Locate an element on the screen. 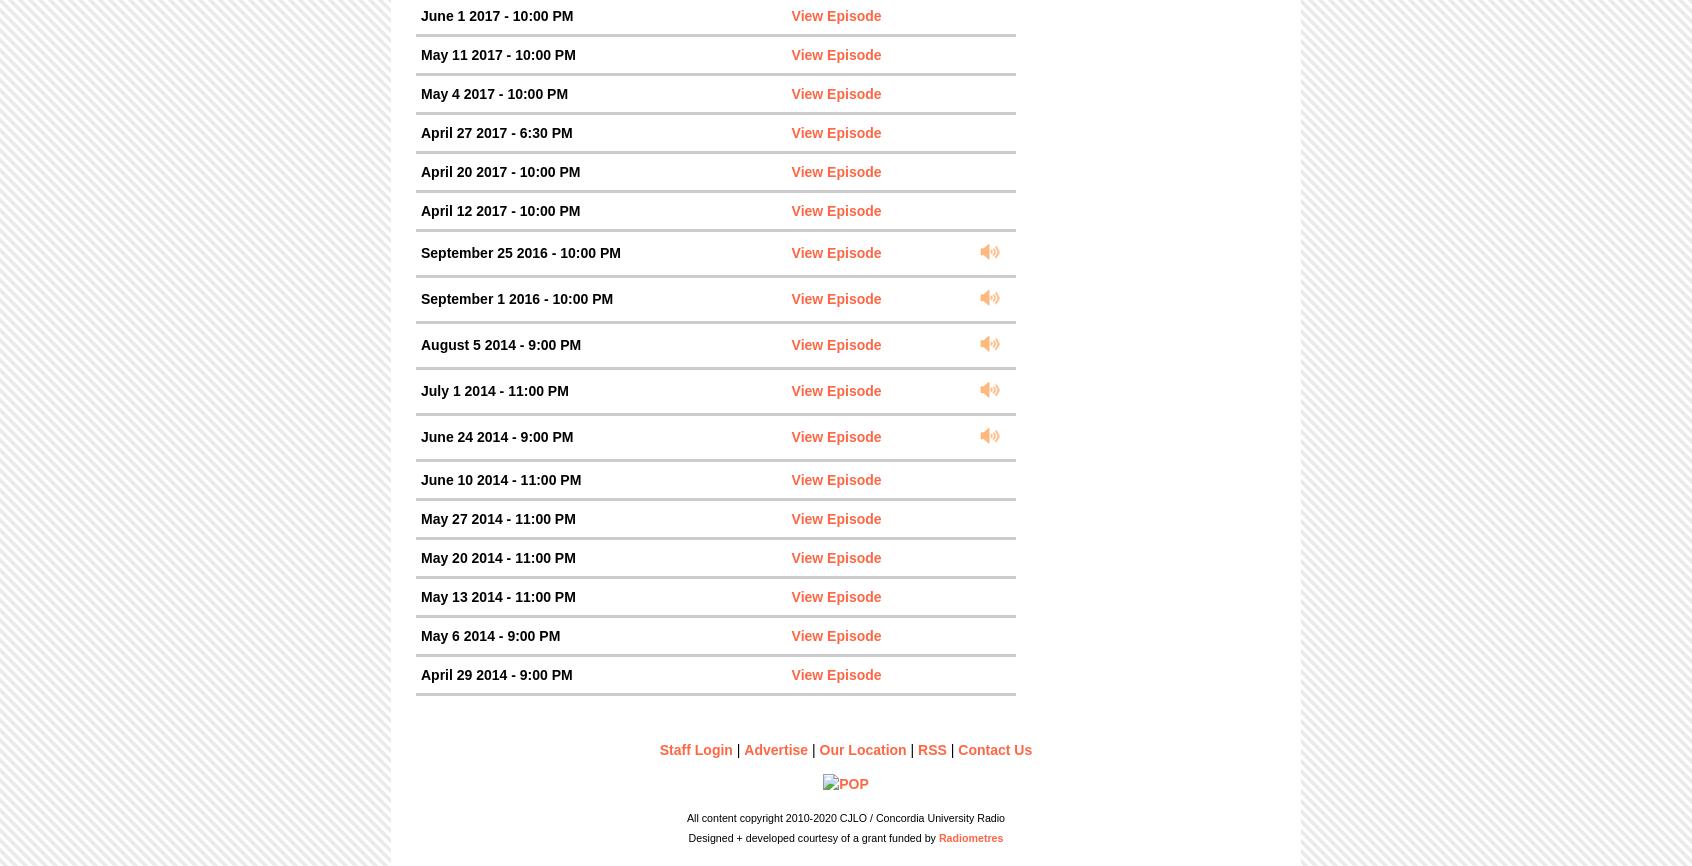 This screenshot has width=1692, height=866. 'Advertise' is located at coordinates (774, 748).